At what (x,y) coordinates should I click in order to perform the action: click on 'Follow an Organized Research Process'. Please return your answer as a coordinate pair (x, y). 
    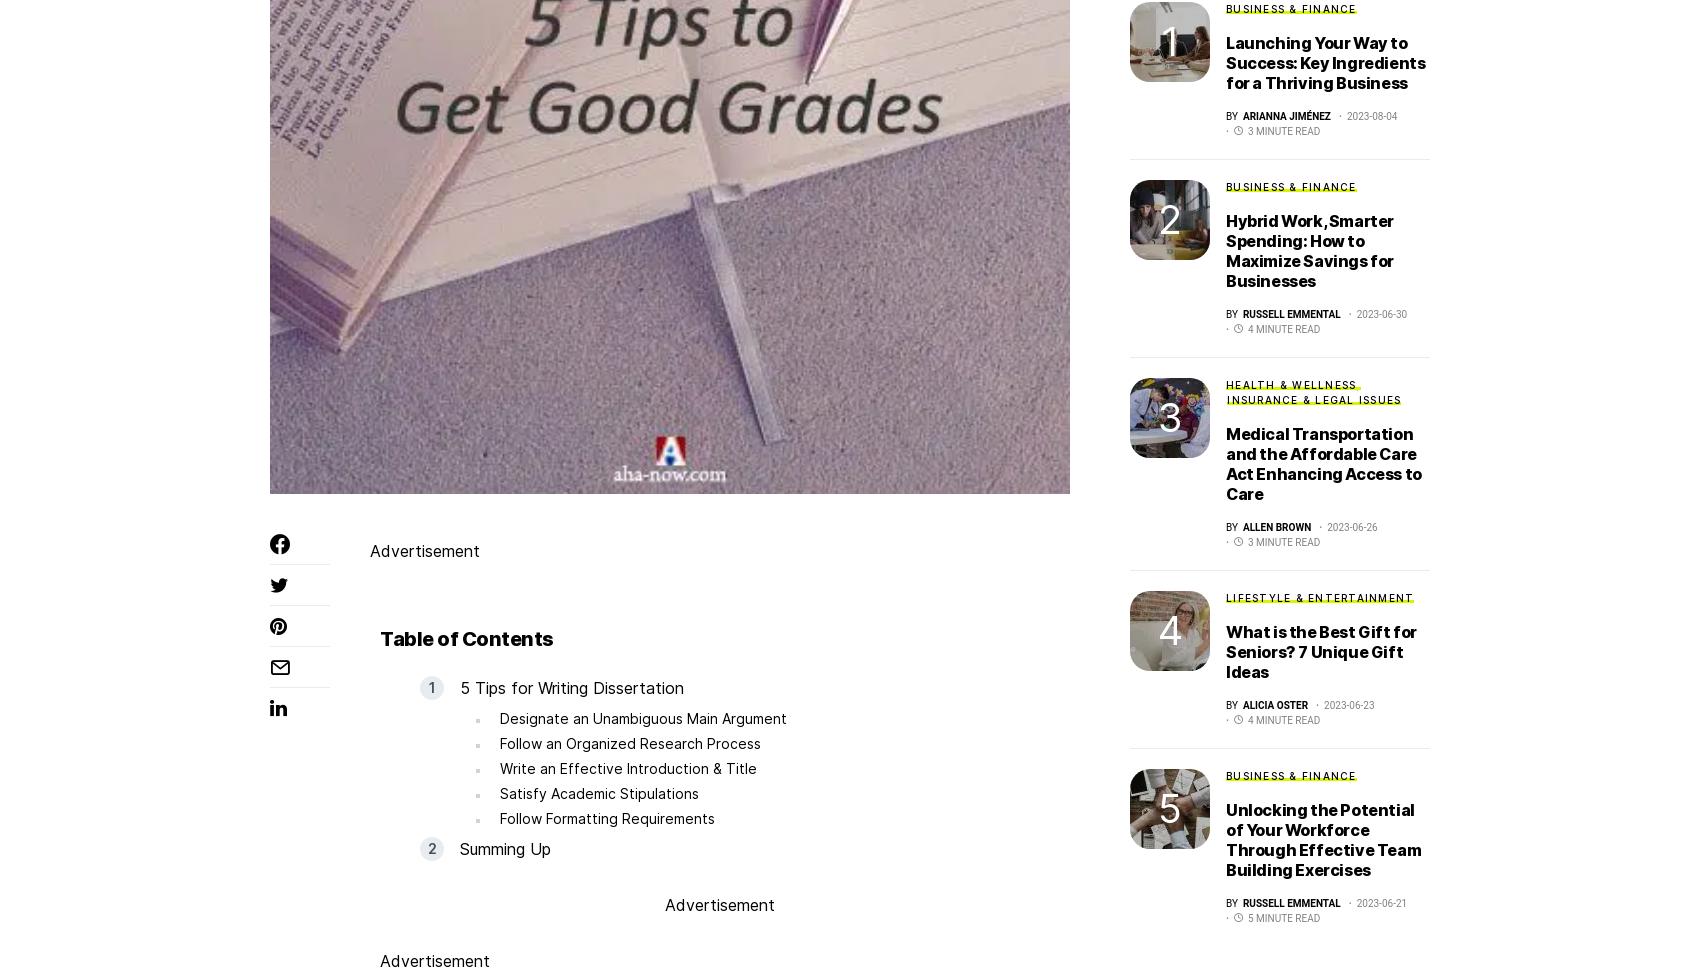
    Looking at the image, I should click on (499, 742).